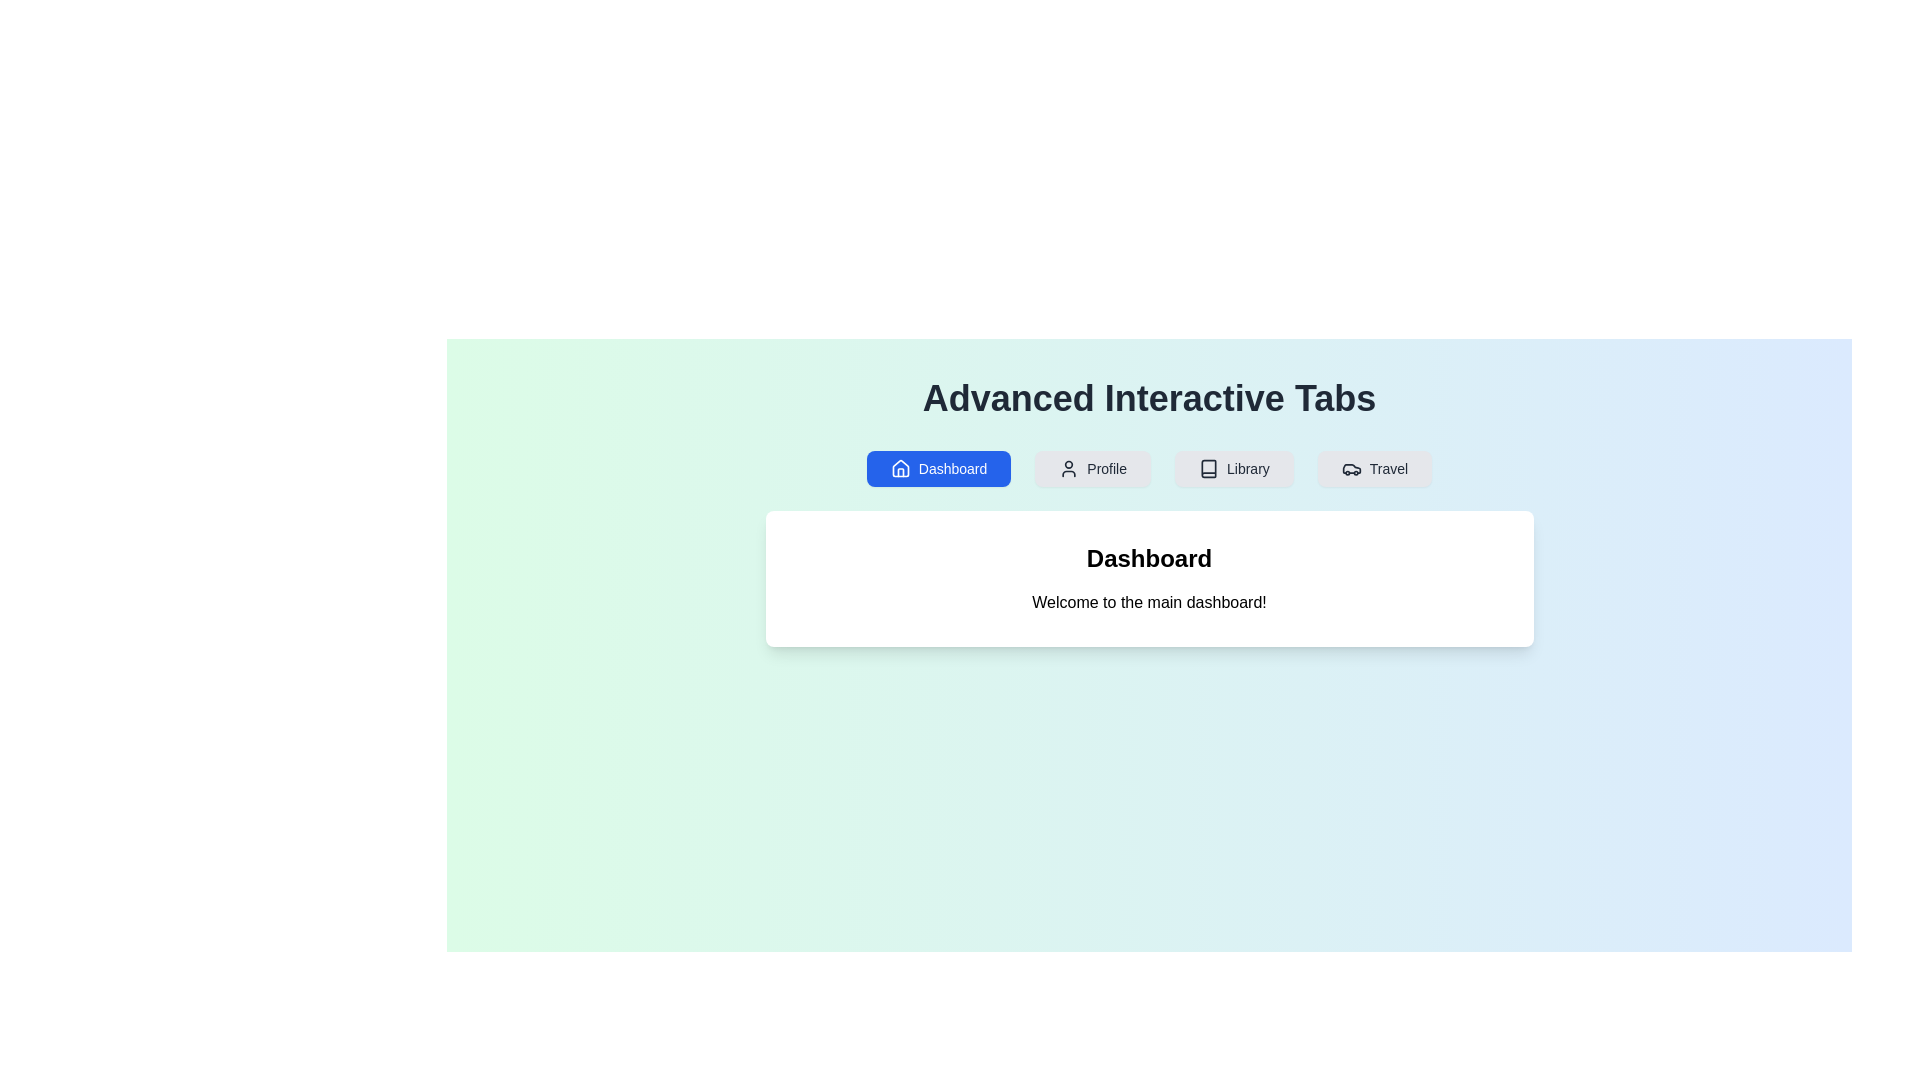 This screenshot has width=1920, height=1080. I want to click on the blue rounded rectangular button labeled 'Dashboard' which contains a house icon, located in the top-center region of the interface, to trigger its hover effect, so click(938, 469).